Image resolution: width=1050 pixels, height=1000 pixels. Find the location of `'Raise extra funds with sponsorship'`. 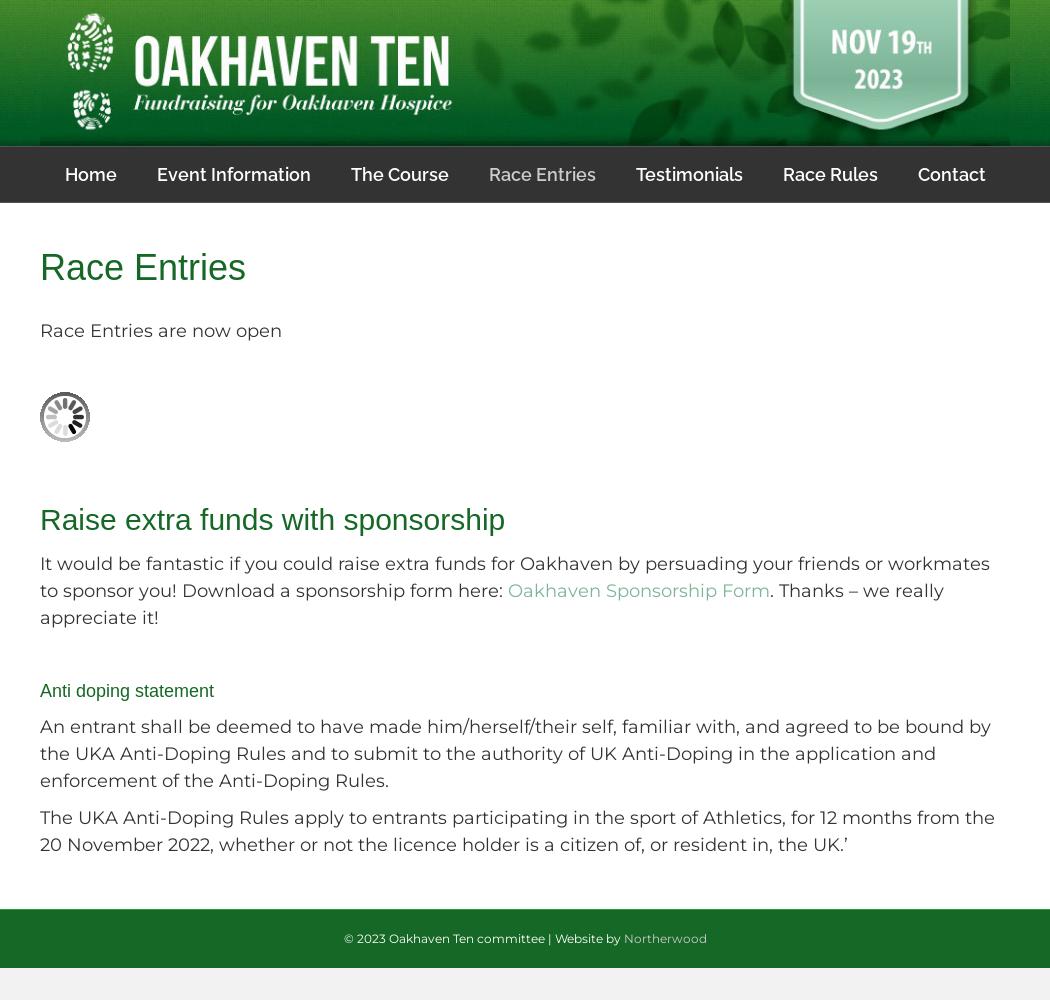

'Raise extra funds with sponsorship' is located at coordinates (271, 519).